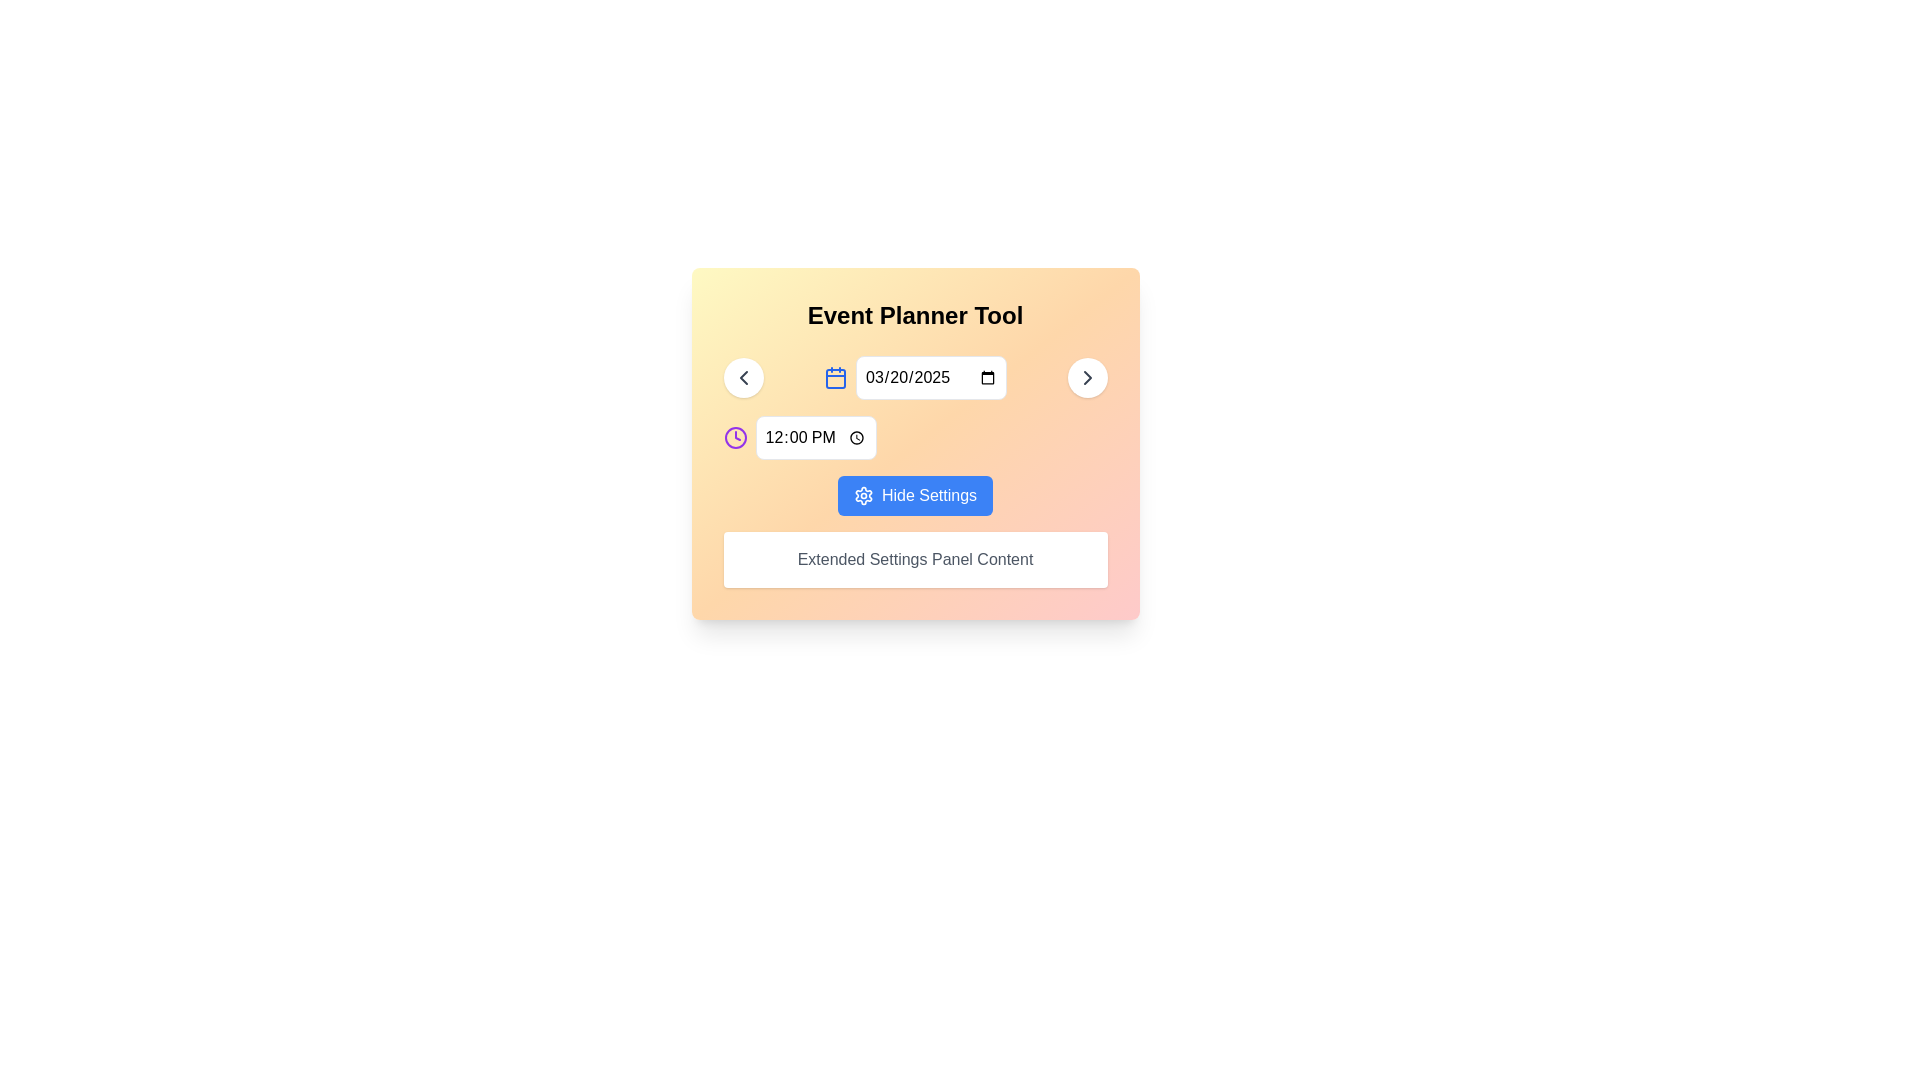 This screenshot has height=1080, width=1920. I want to click on text contained in the horizontally-aligned rectangular section with a white background labeled 'Extended Settings Panel Content', so click(914, 559).